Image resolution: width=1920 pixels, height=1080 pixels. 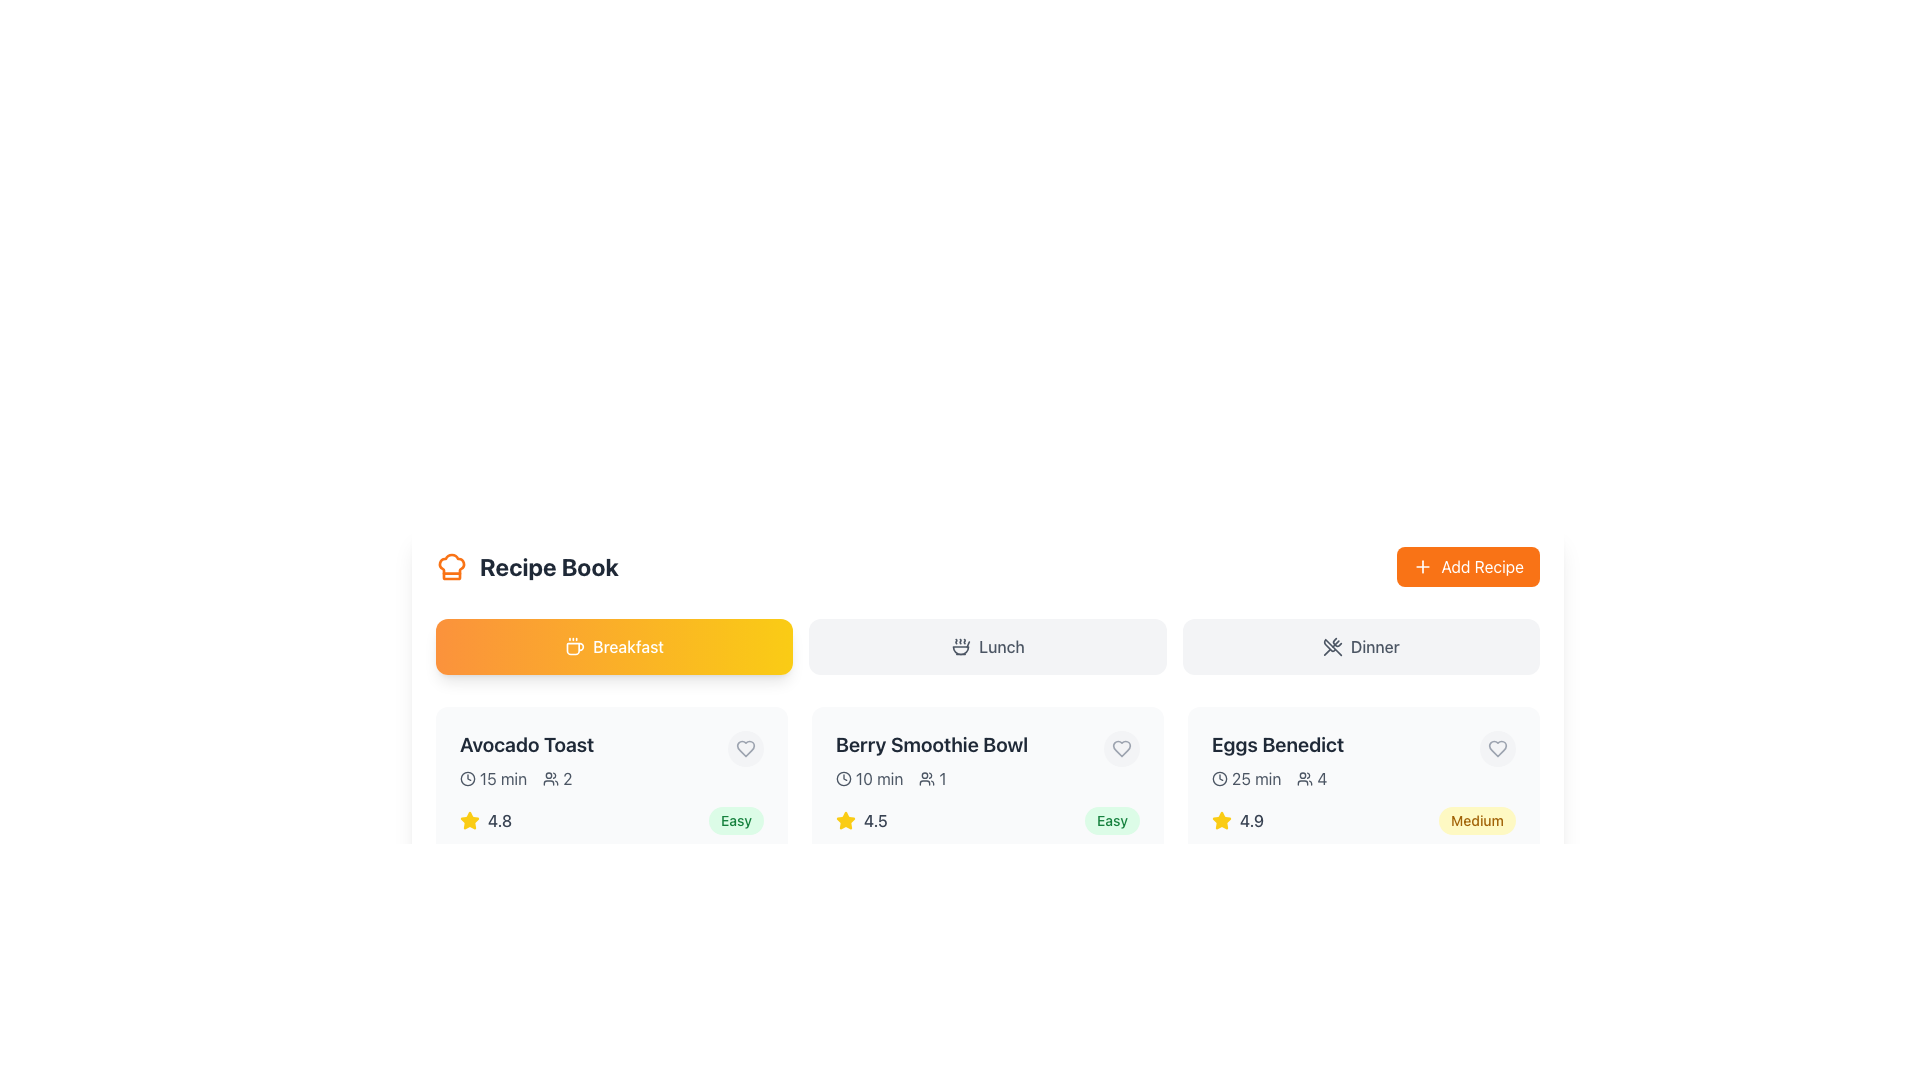 What do you see at coordinates (527, 760) in the screenshot?
I see `the icons associated with the recipe title 'Avocado Toast' in the first recipe card under the 'Breakfast' section` at bounding box center [527, 760].